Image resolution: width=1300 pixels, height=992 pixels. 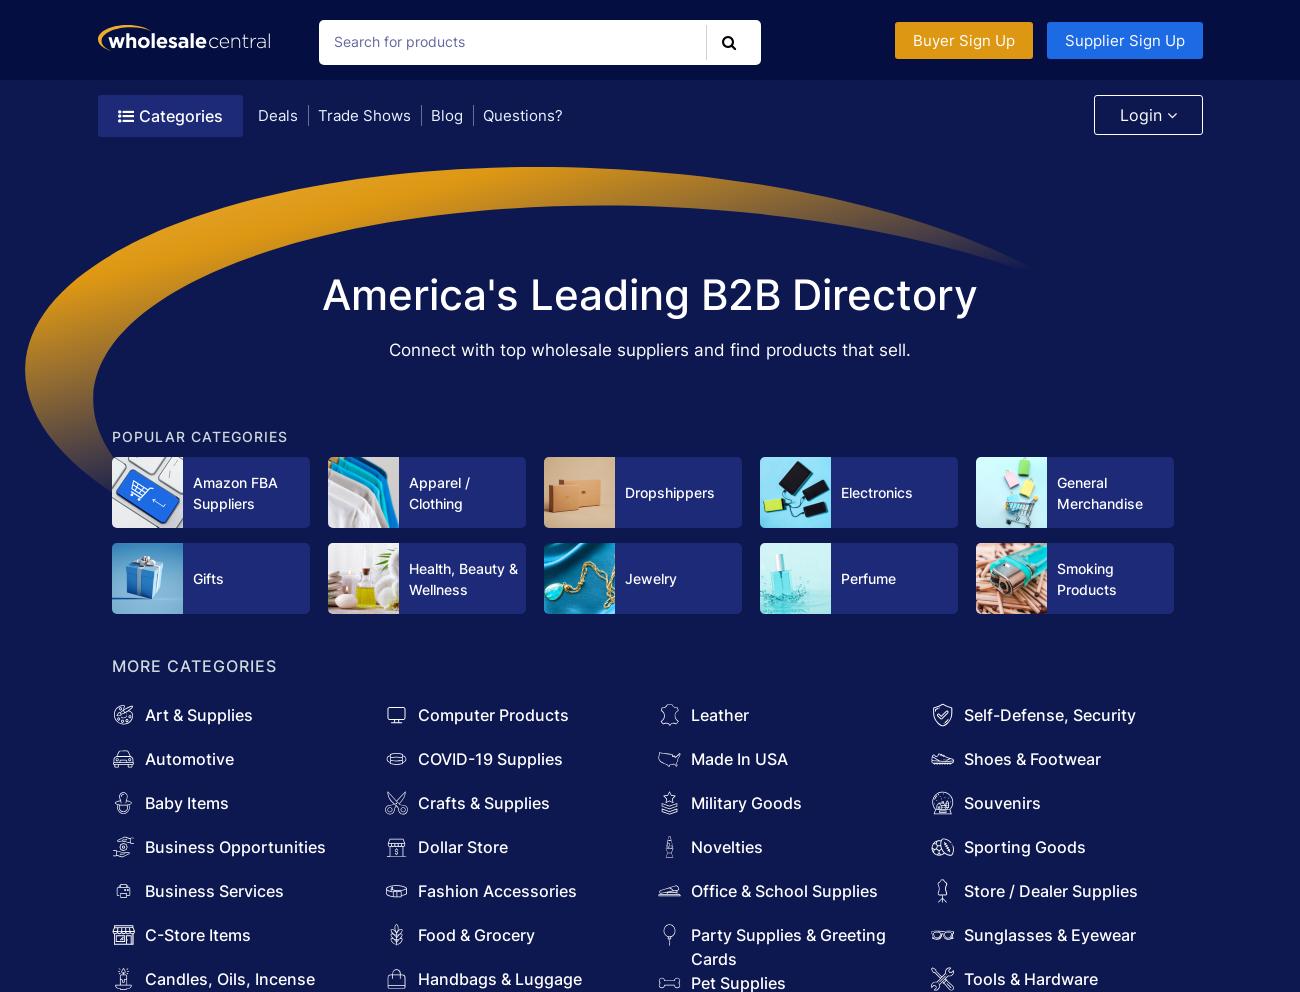 What do you see at coordinates (445, 114) in the screenshot?
I see `'Blog'` at bounding box center [445, 114].